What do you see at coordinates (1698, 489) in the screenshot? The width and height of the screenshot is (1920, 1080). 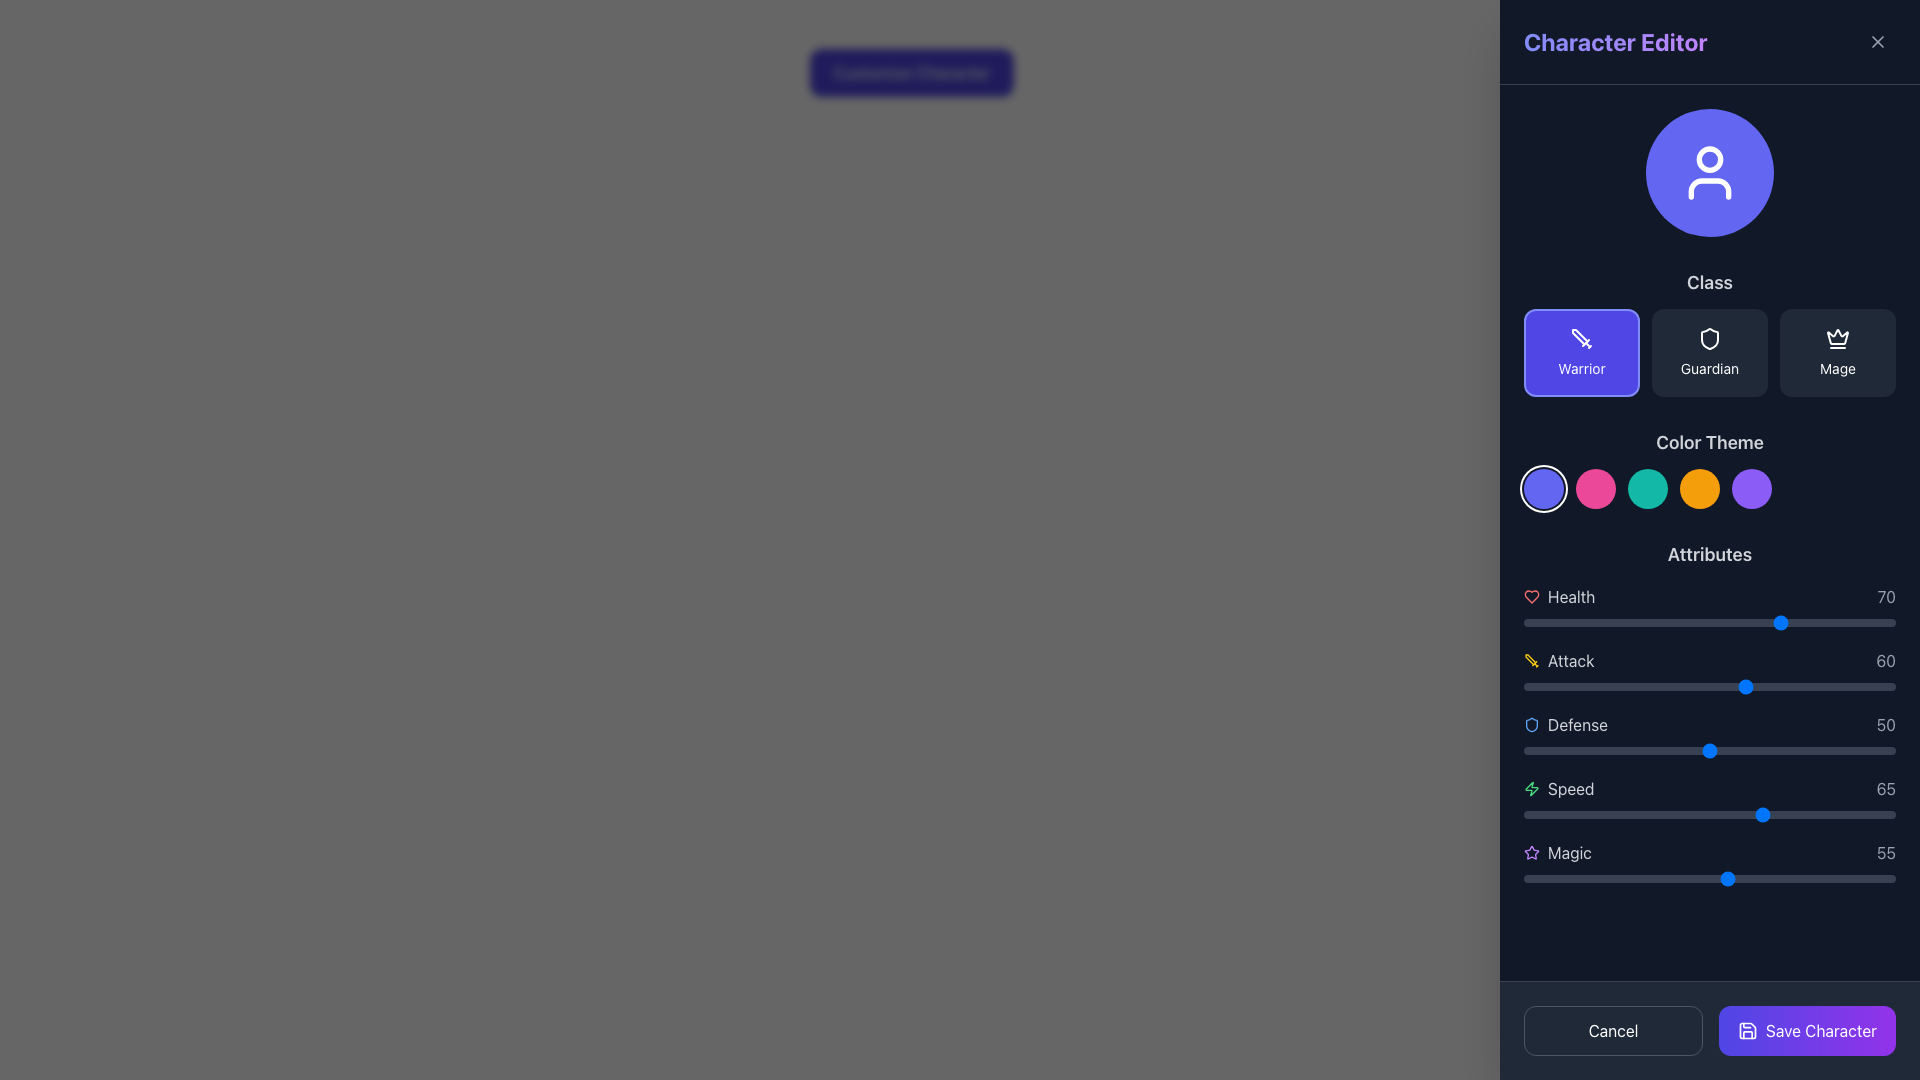 I see `the fourth circular button from the left in the horizontal row of five color-themed buttons under the 'Color Theme' section` at bounding box center [1698, 489].